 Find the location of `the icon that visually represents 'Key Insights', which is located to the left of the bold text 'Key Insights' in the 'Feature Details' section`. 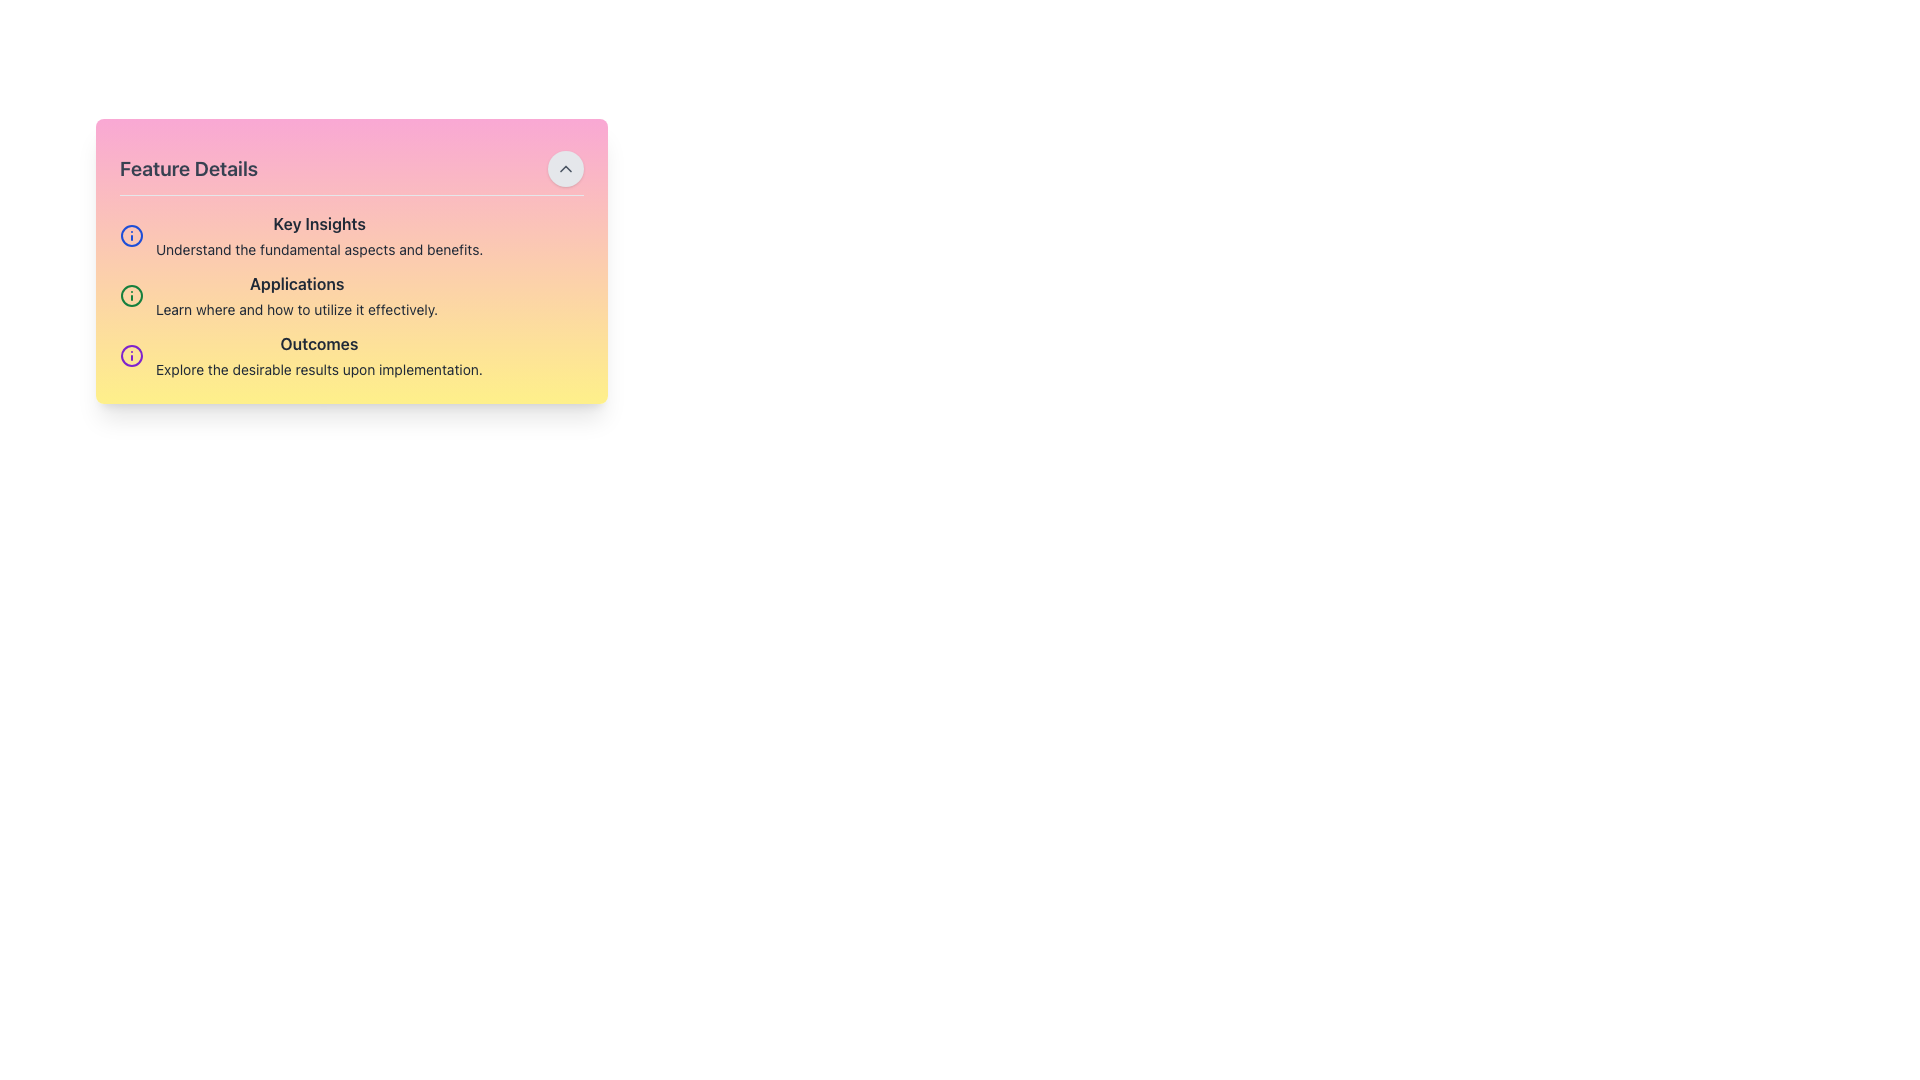

the icon that visually represents 'Key Insights', which is located to the left of the bold text 'Key Insights' in the 'Feature Details' section is located at coordinates (131, 234).